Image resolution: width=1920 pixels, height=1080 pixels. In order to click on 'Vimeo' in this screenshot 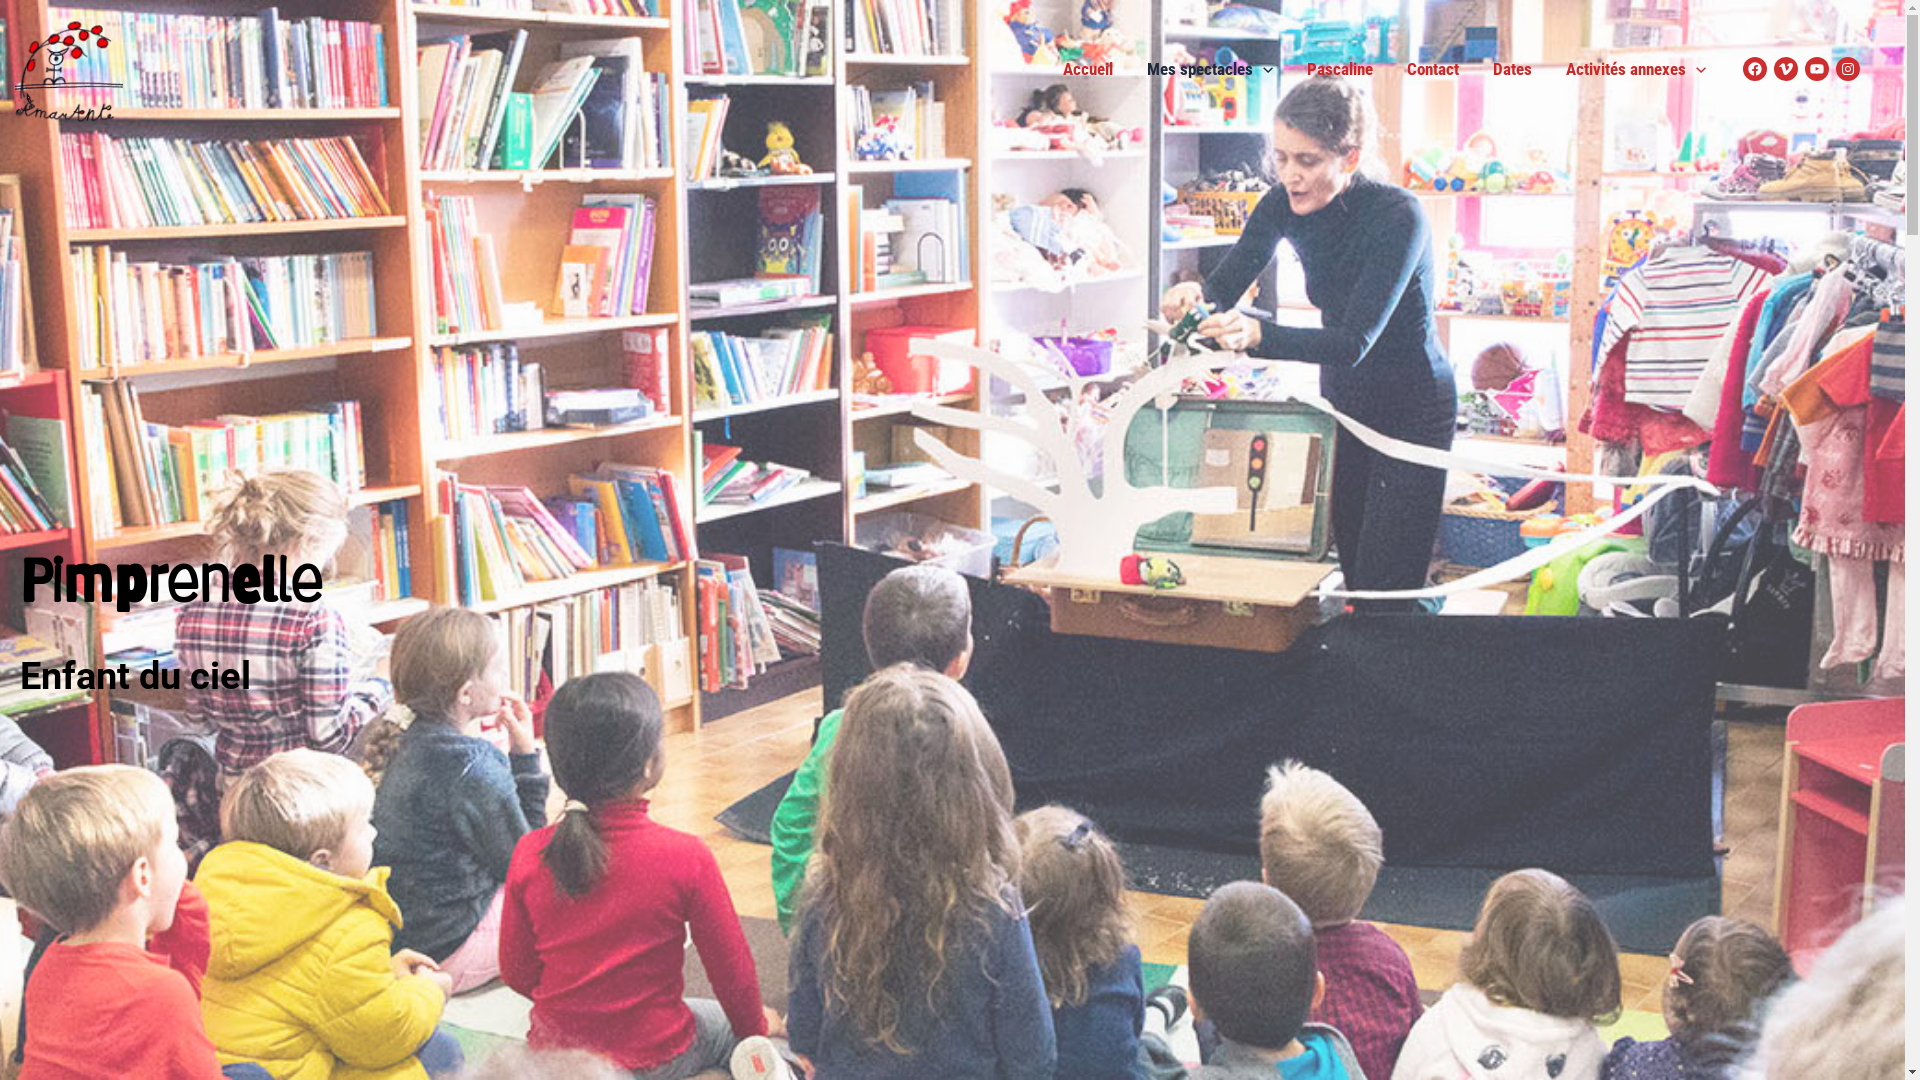, I will do `click(1774, 68)`.